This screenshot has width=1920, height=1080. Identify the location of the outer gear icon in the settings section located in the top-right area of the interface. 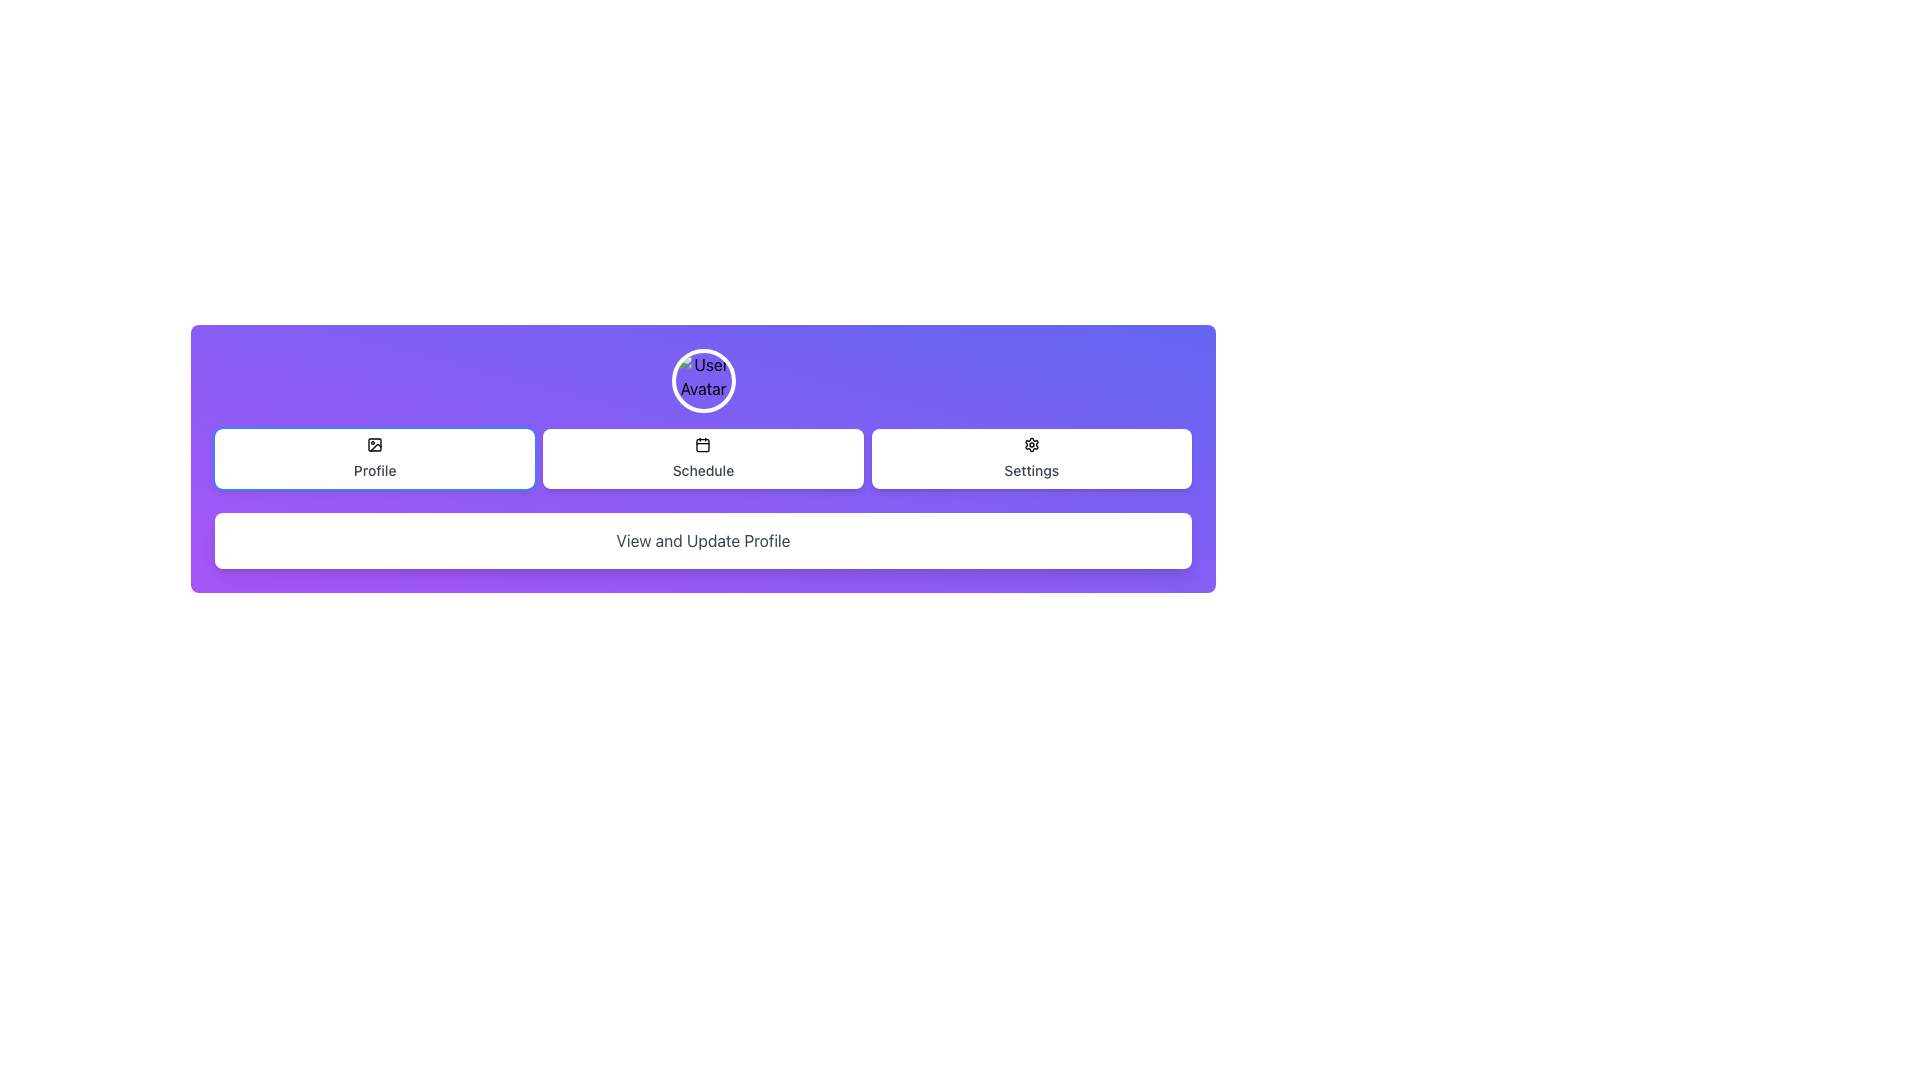
(1031, 443).